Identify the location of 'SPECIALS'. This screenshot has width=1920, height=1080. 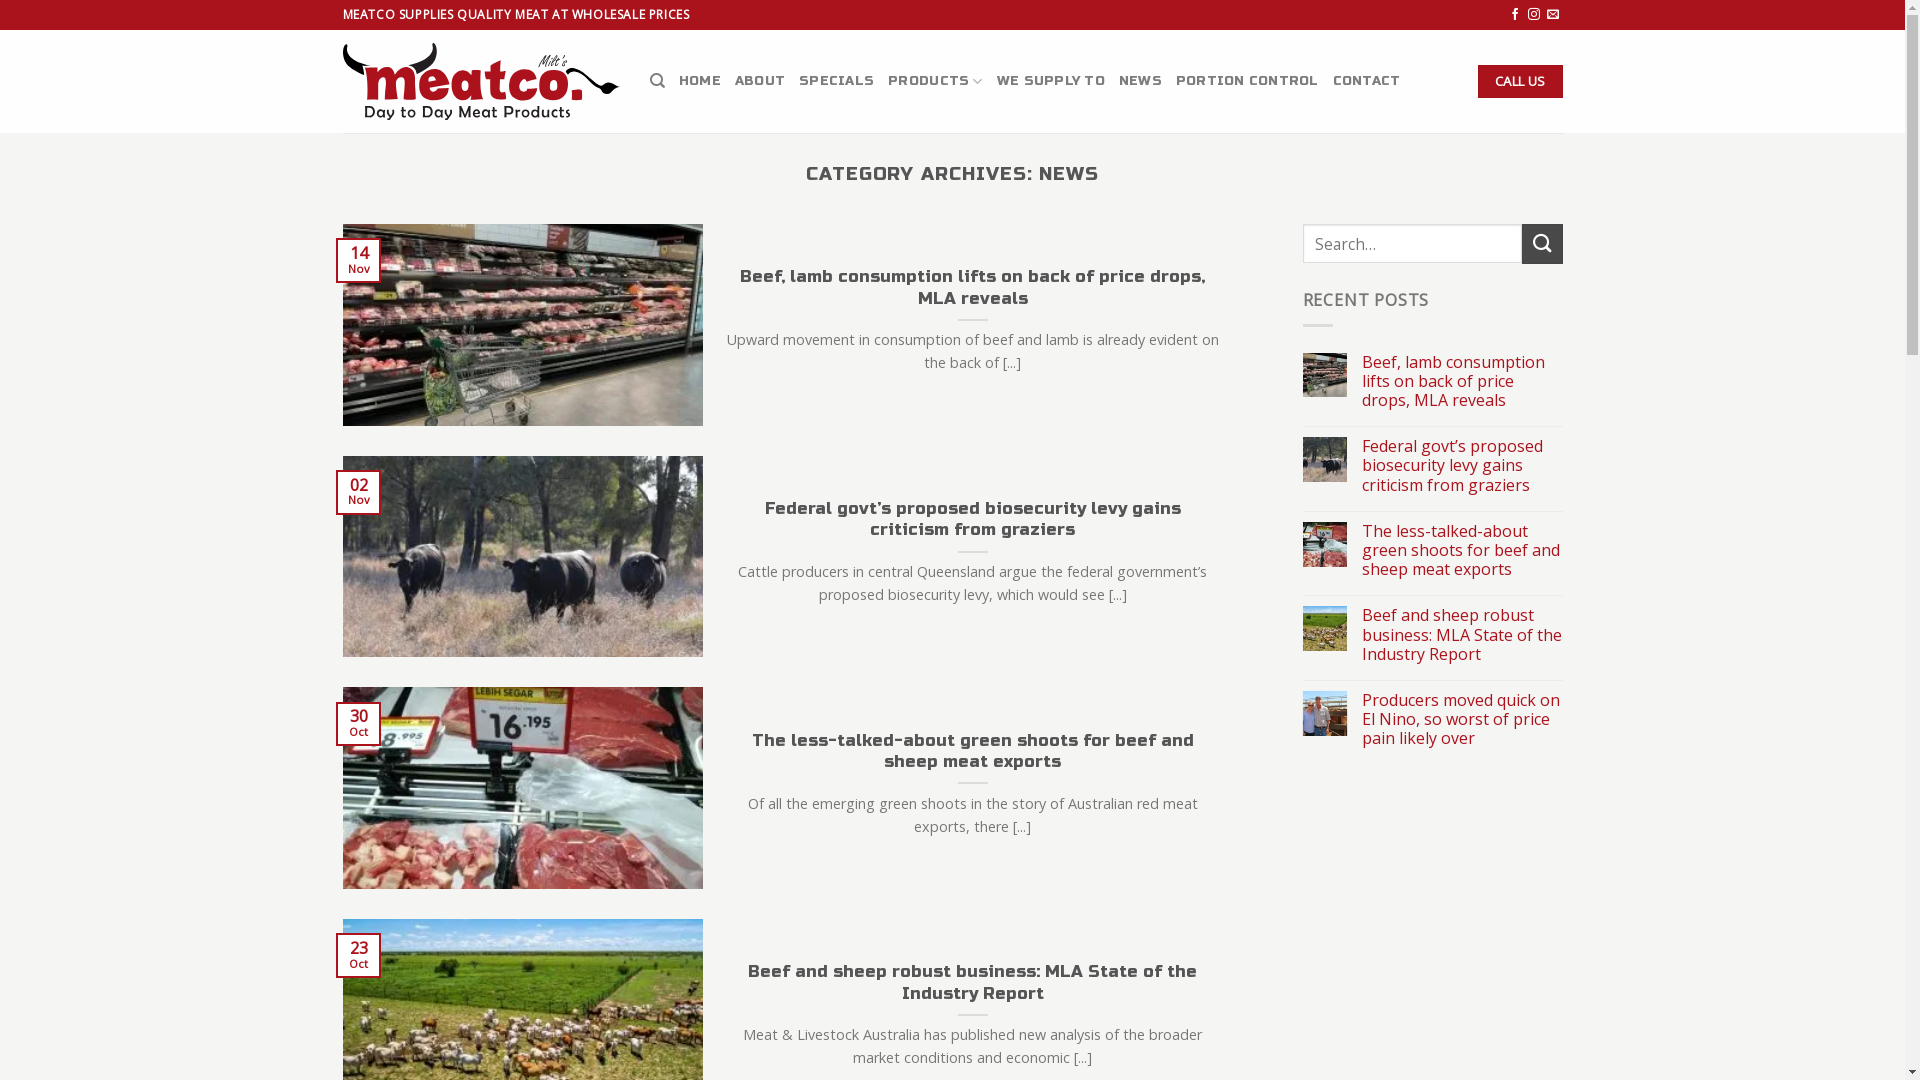
(836, 80).